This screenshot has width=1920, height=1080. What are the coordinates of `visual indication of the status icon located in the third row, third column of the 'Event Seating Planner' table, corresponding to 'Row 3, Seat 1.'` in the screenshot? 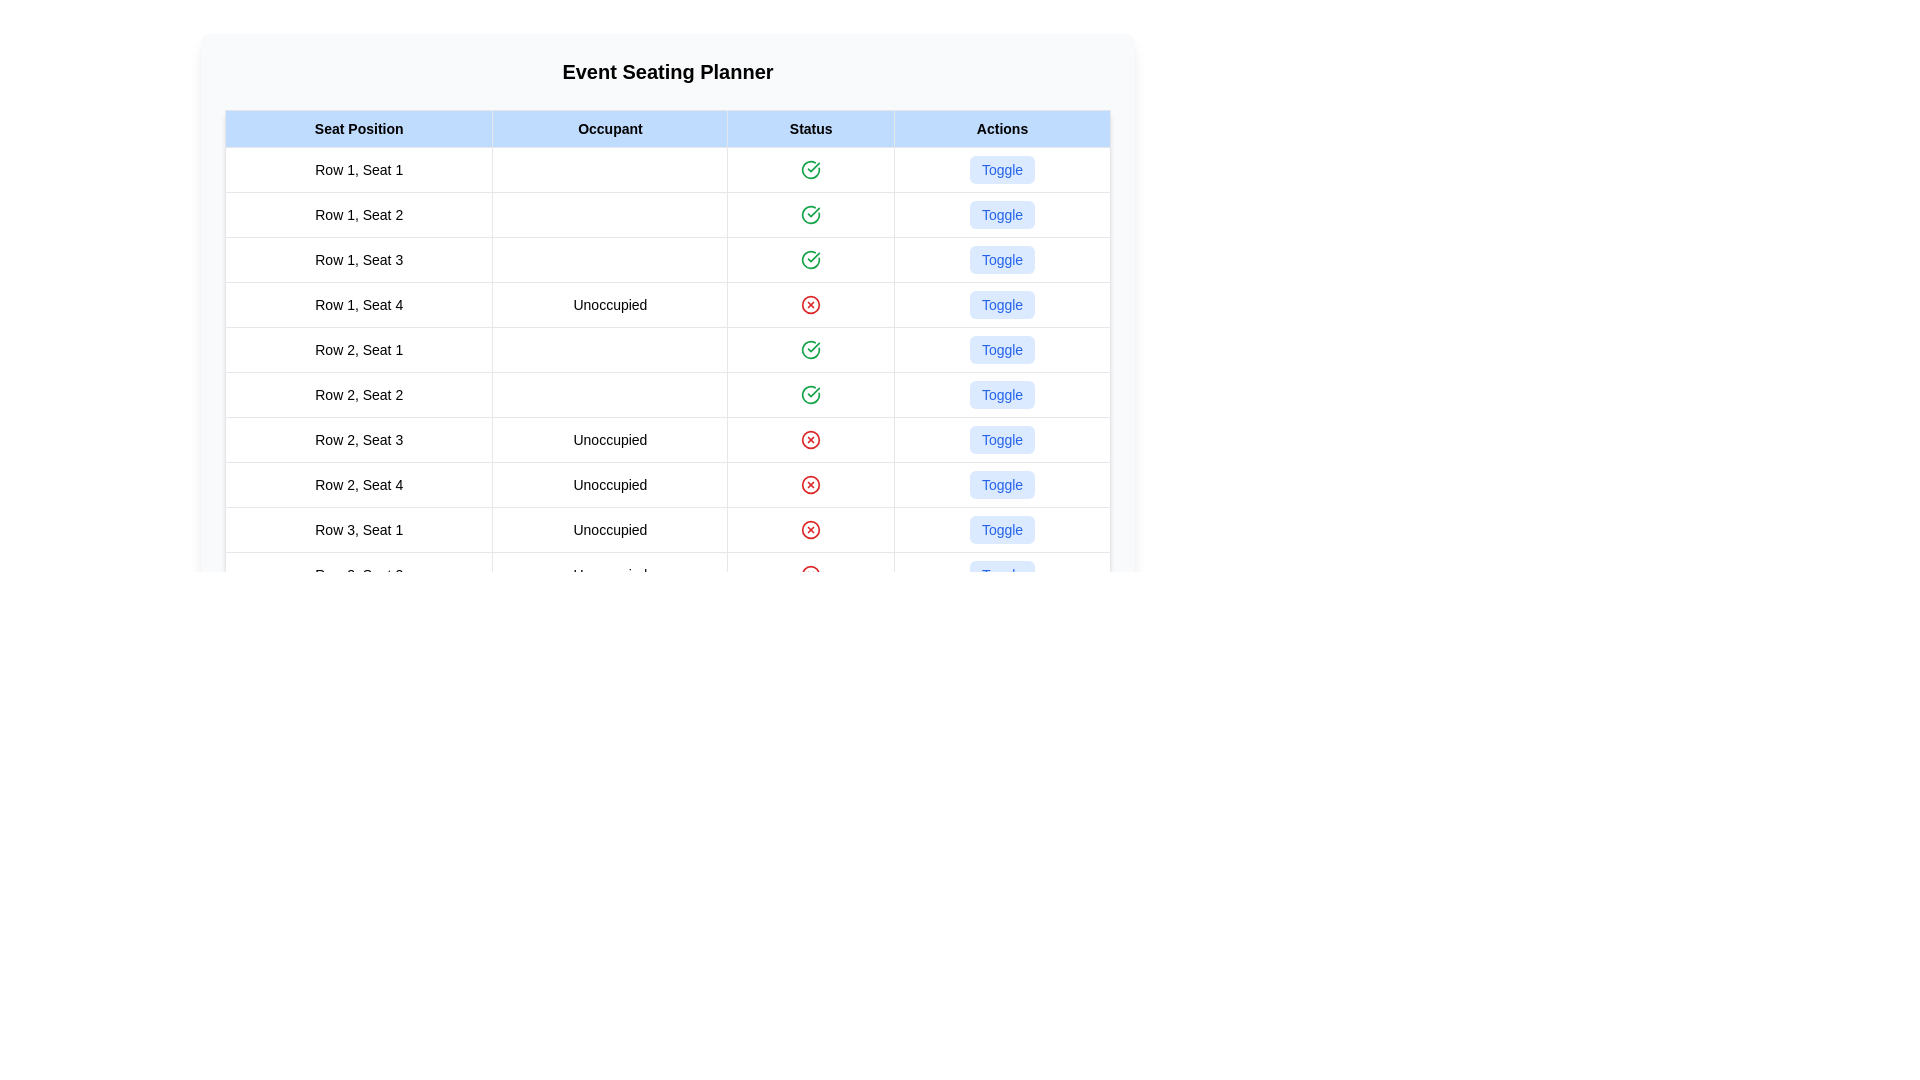 It's located at (811, 528).